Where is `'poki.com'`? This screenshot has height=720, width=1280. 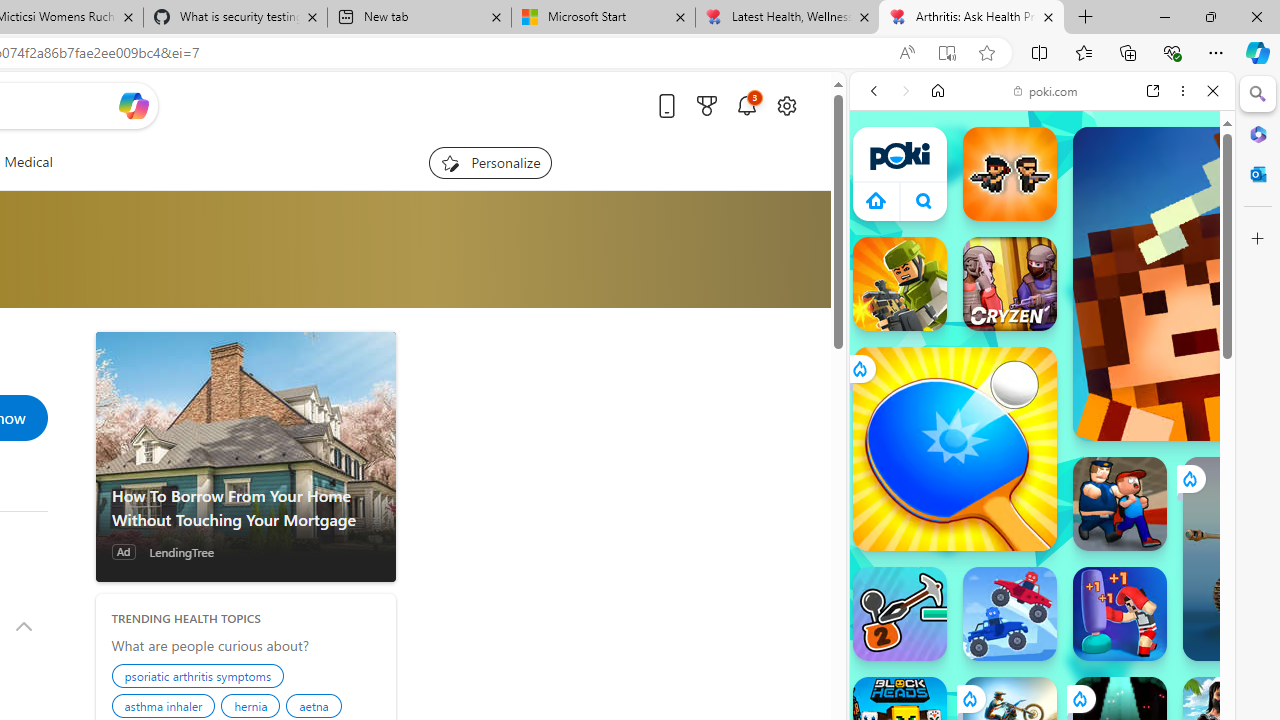 'poki.com' is located at coordinates (1045, 91).